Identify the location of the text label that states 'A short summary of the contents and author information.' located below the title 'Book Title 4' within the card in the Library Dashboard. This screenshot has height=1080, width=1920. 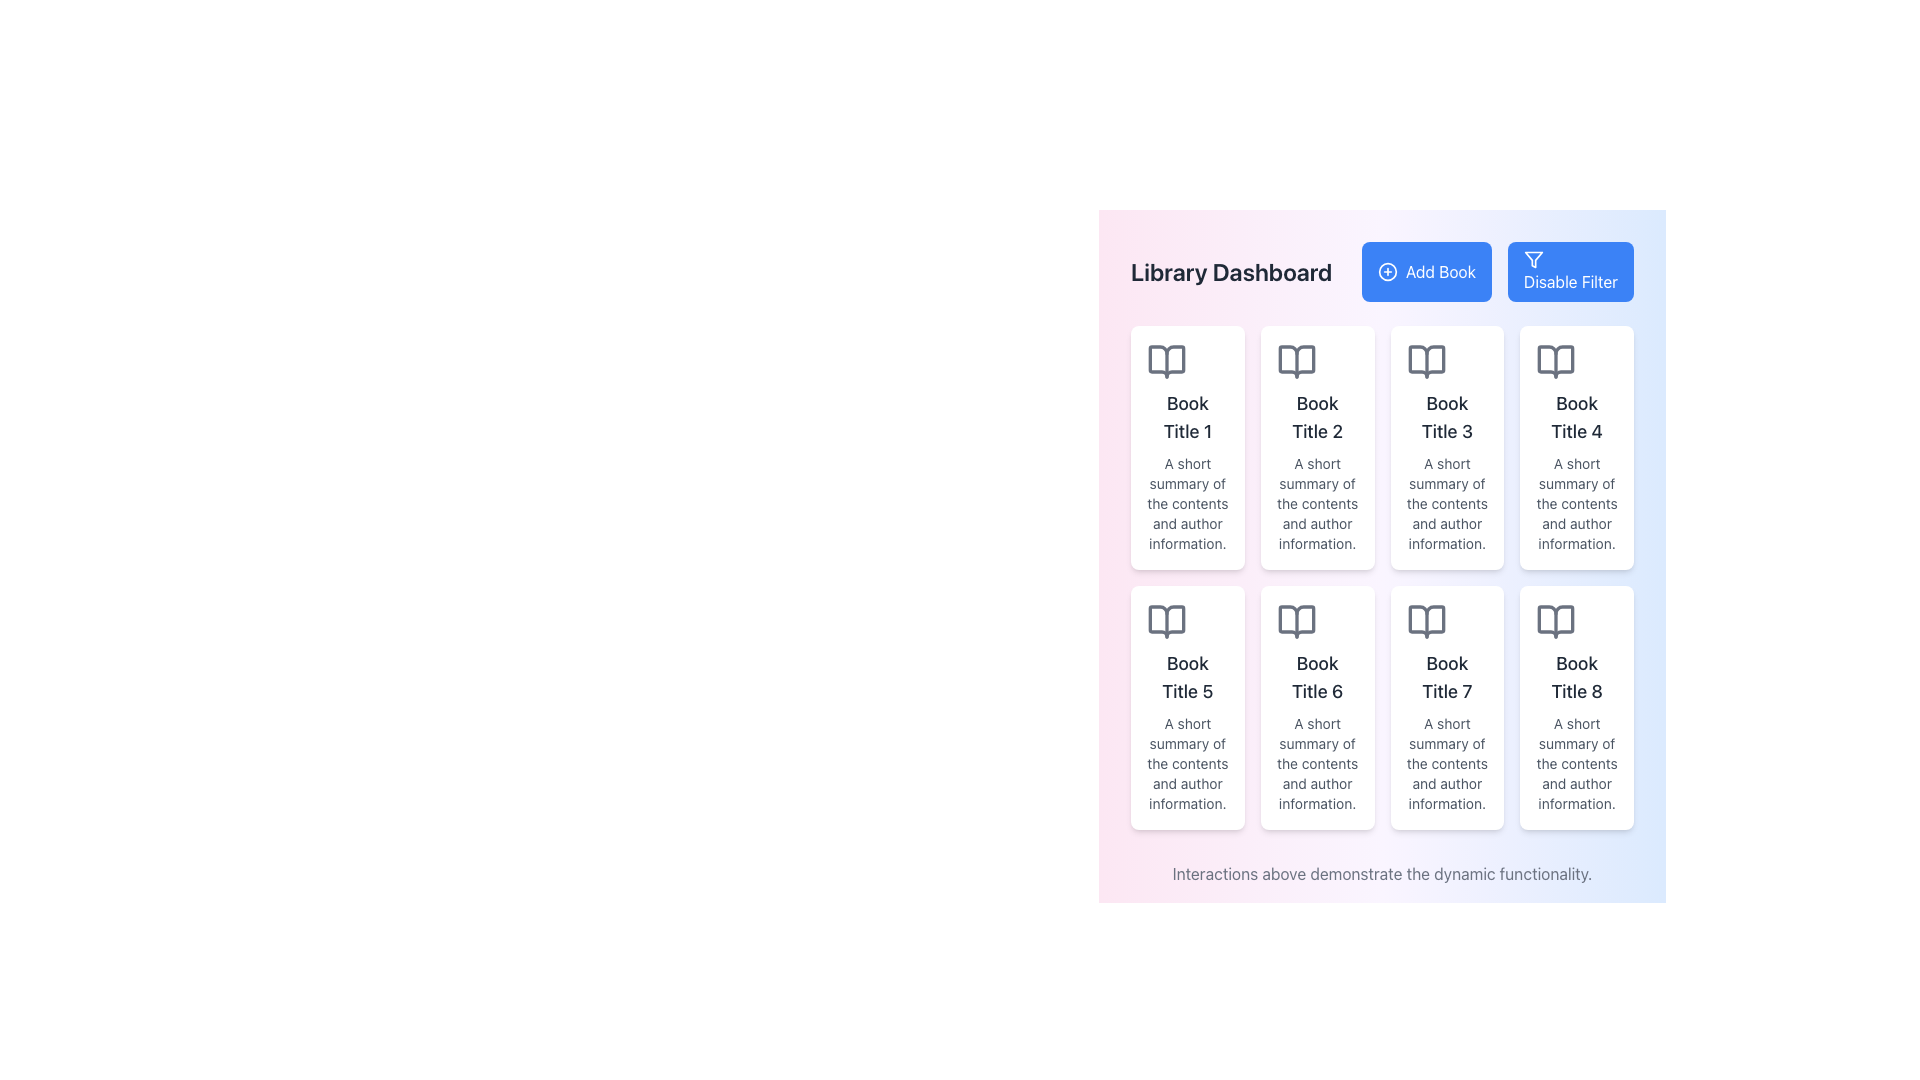
(1576, 503).